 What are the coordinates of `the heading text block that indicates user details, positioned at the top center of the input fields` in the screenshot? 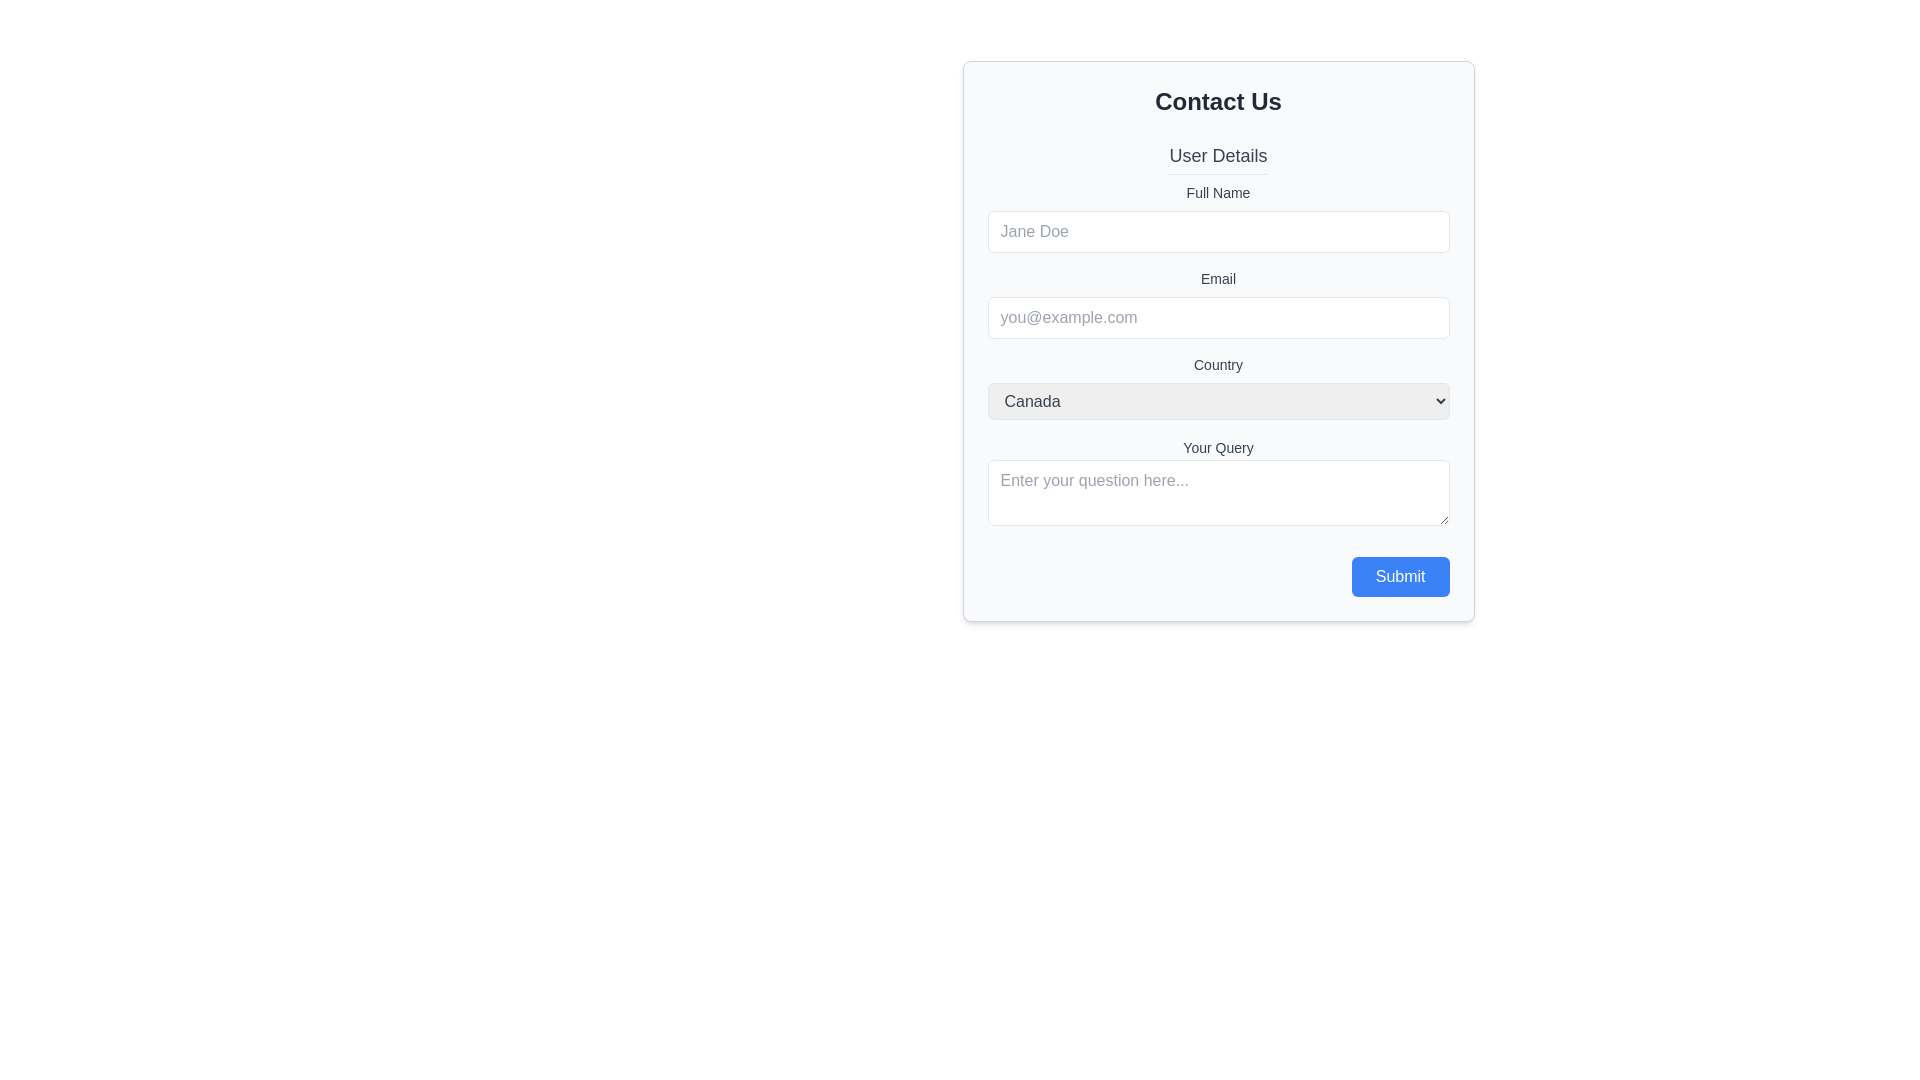 It's located at (1217, 157).